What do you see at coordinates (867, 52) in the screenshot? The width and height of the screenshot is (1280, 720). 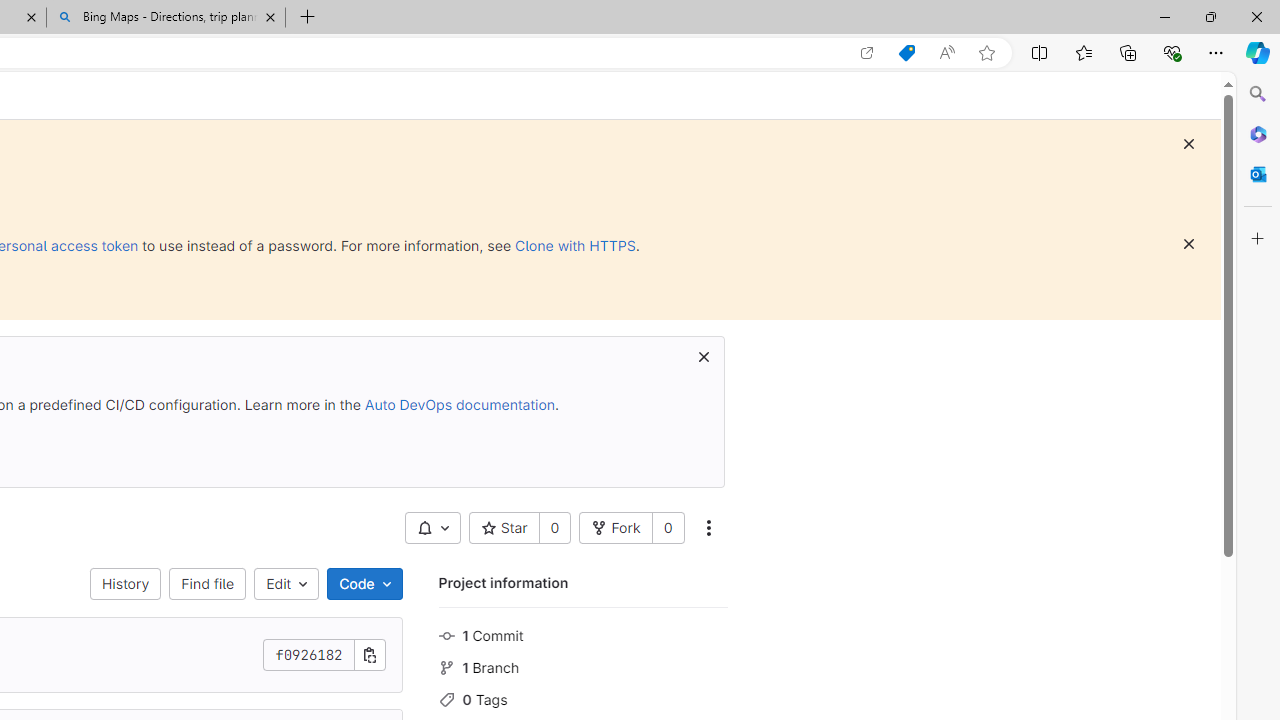 I see `'Open in app'` at bounding box center [867, 52].